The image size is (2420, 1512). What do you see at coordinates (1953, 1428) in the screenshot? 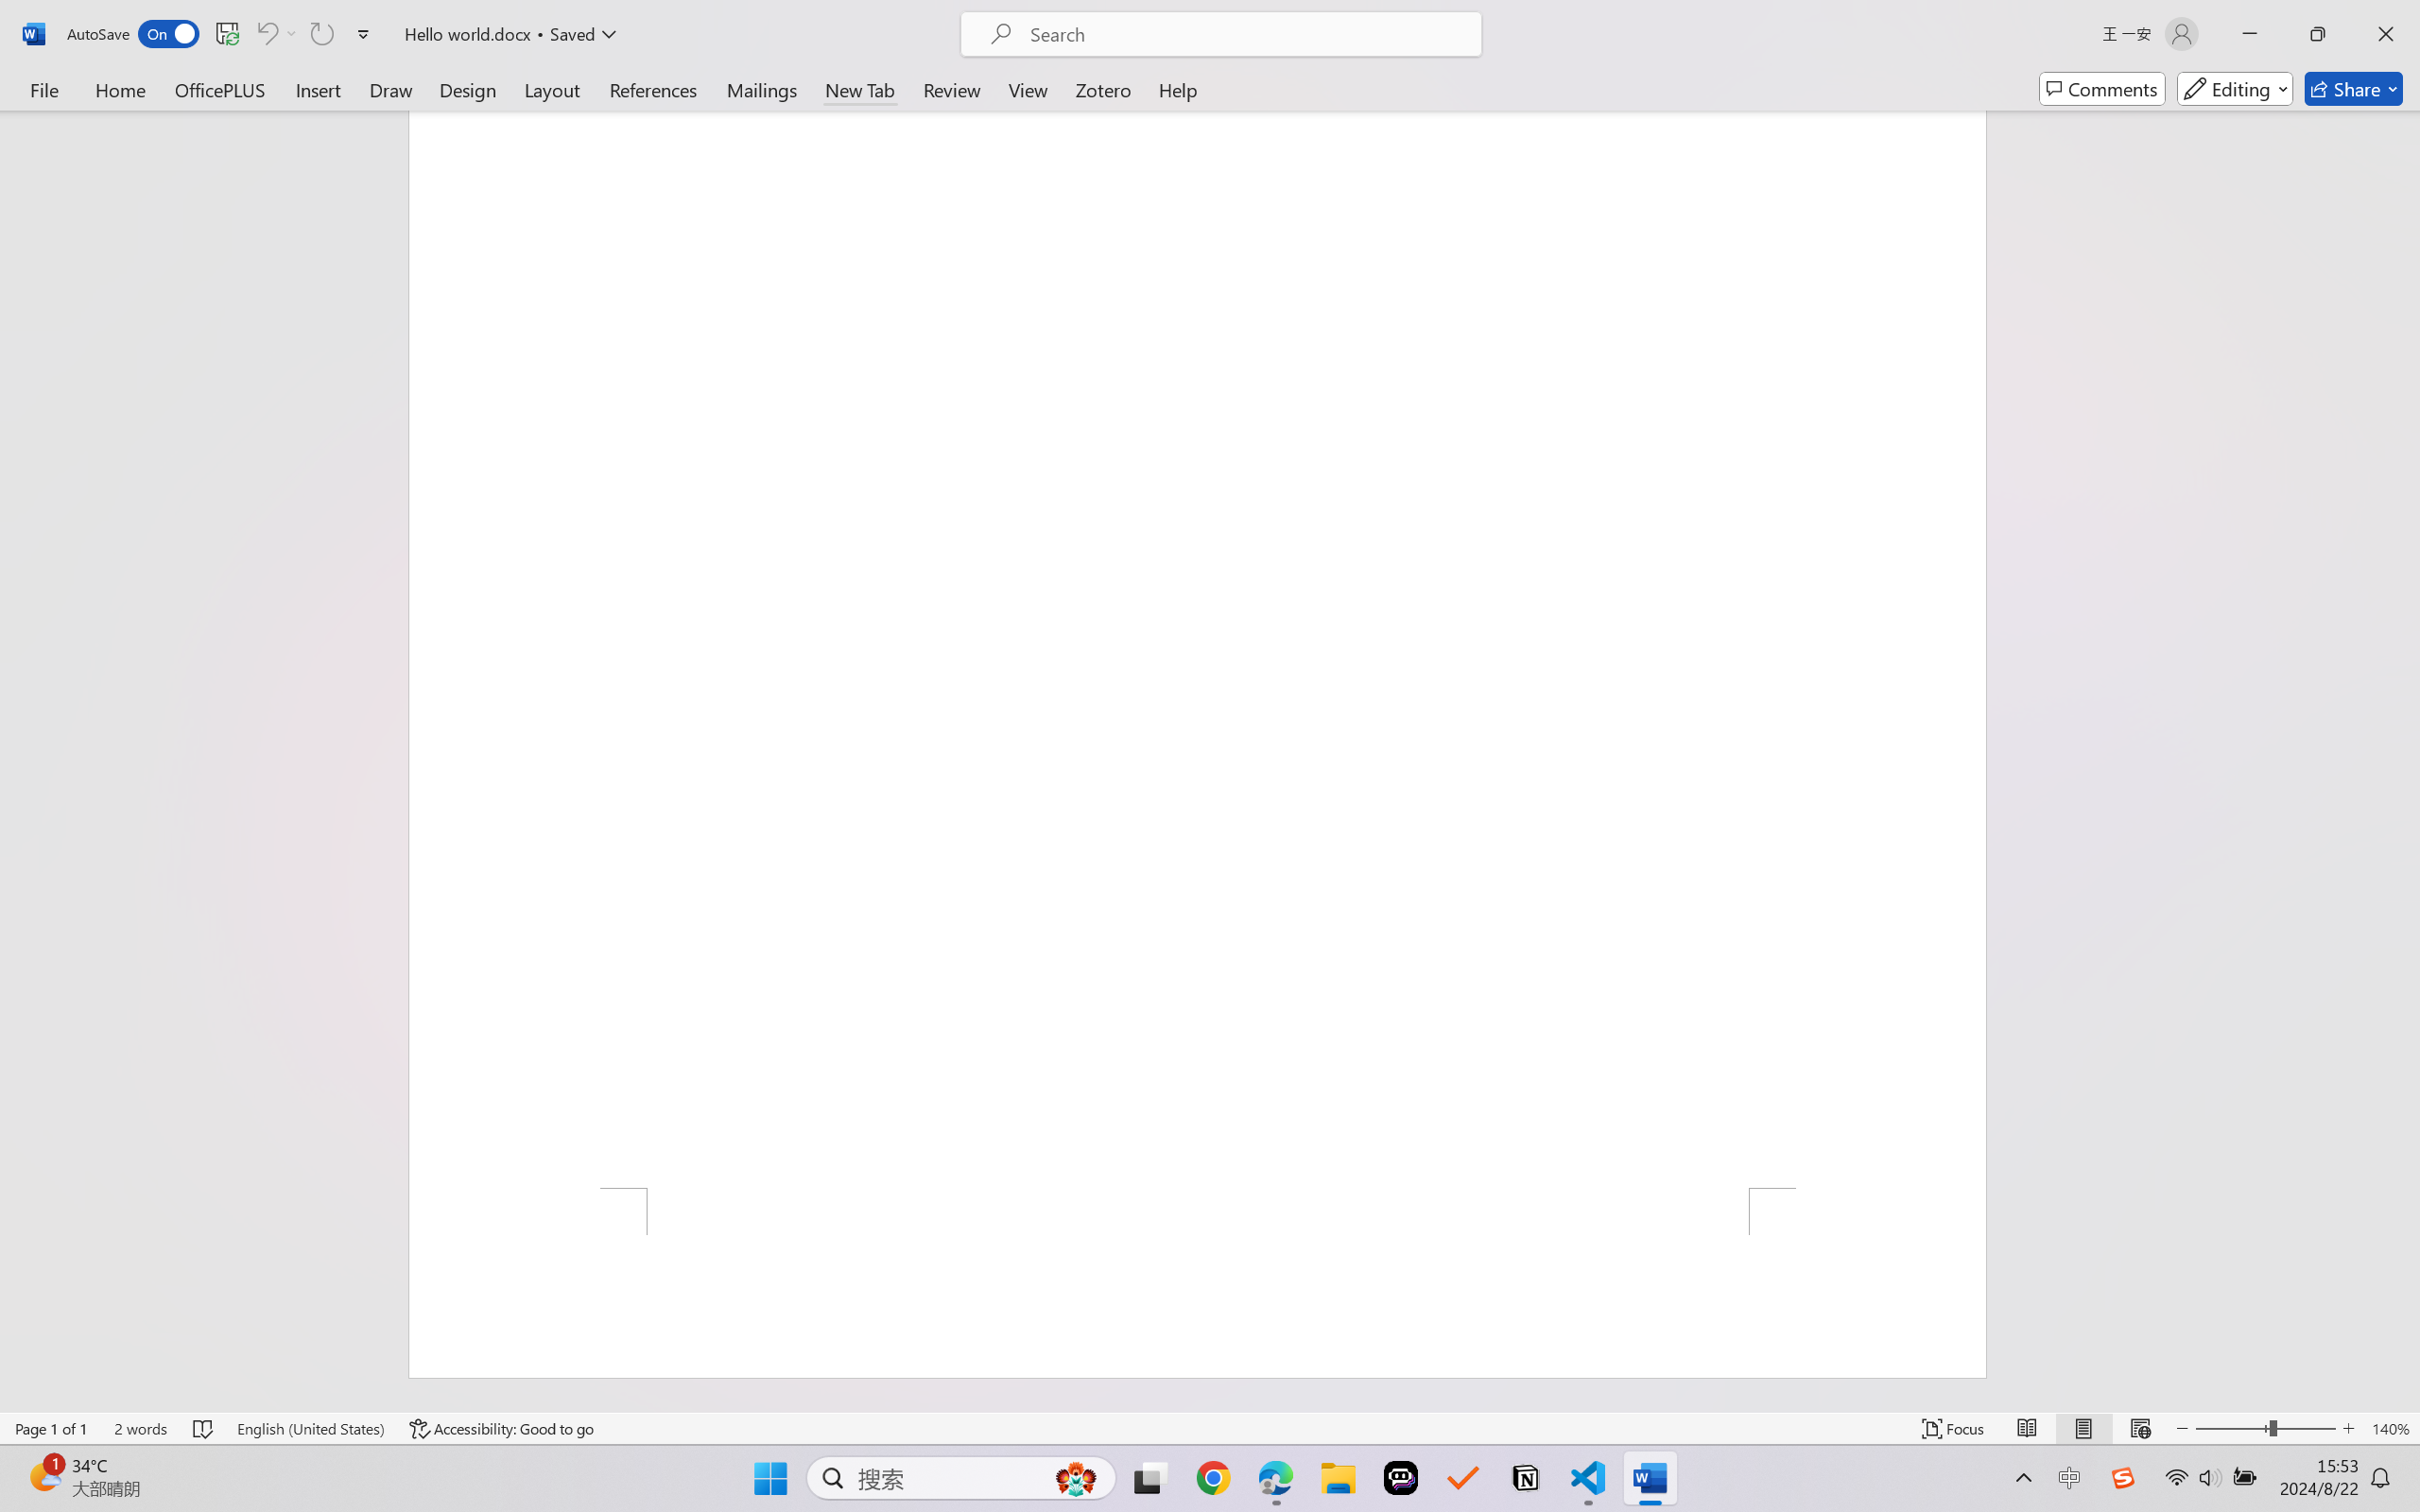
I see `'Focus '` at bounding box center [1953, 1428].